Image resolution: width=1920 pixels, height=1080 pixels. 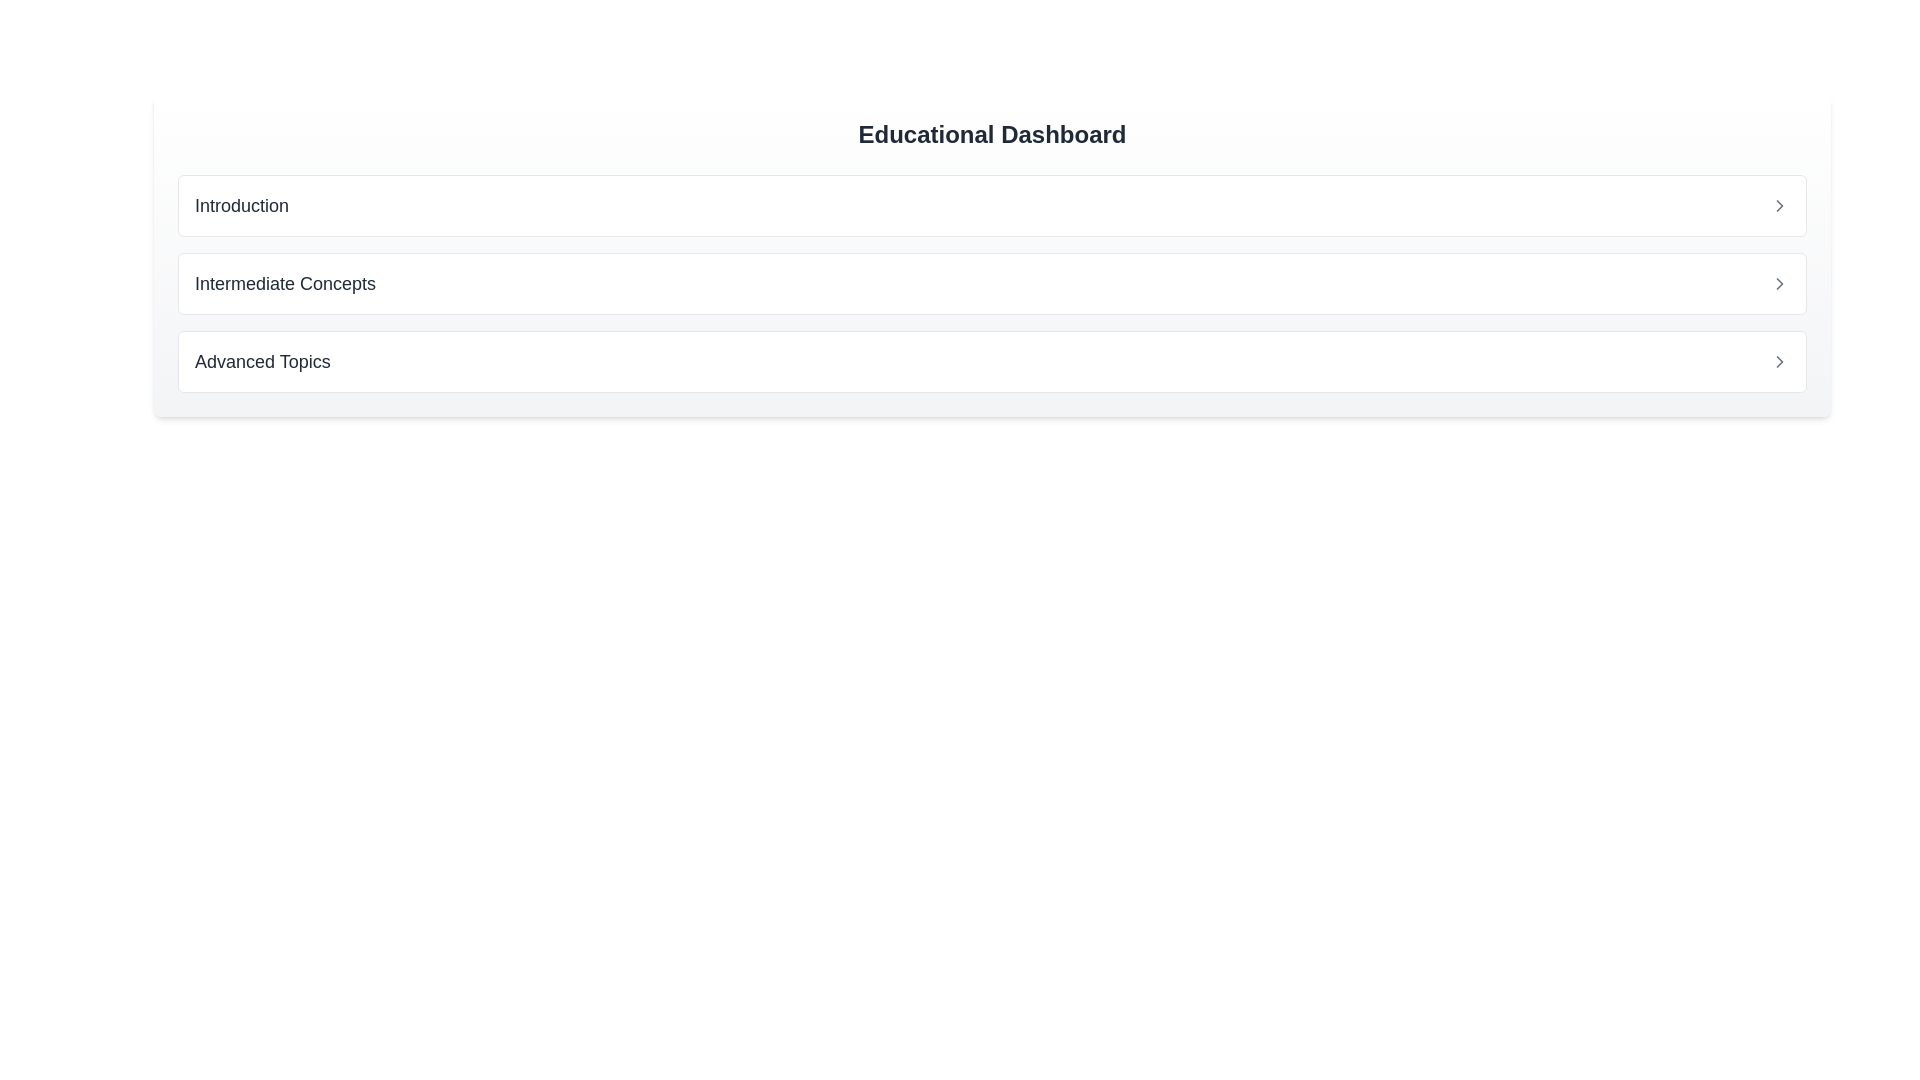 I want to click on the right-facing chevron icon with a thin gray outline located in the 'Introduction' item of a vertical list, so click(x=1780, y=205).